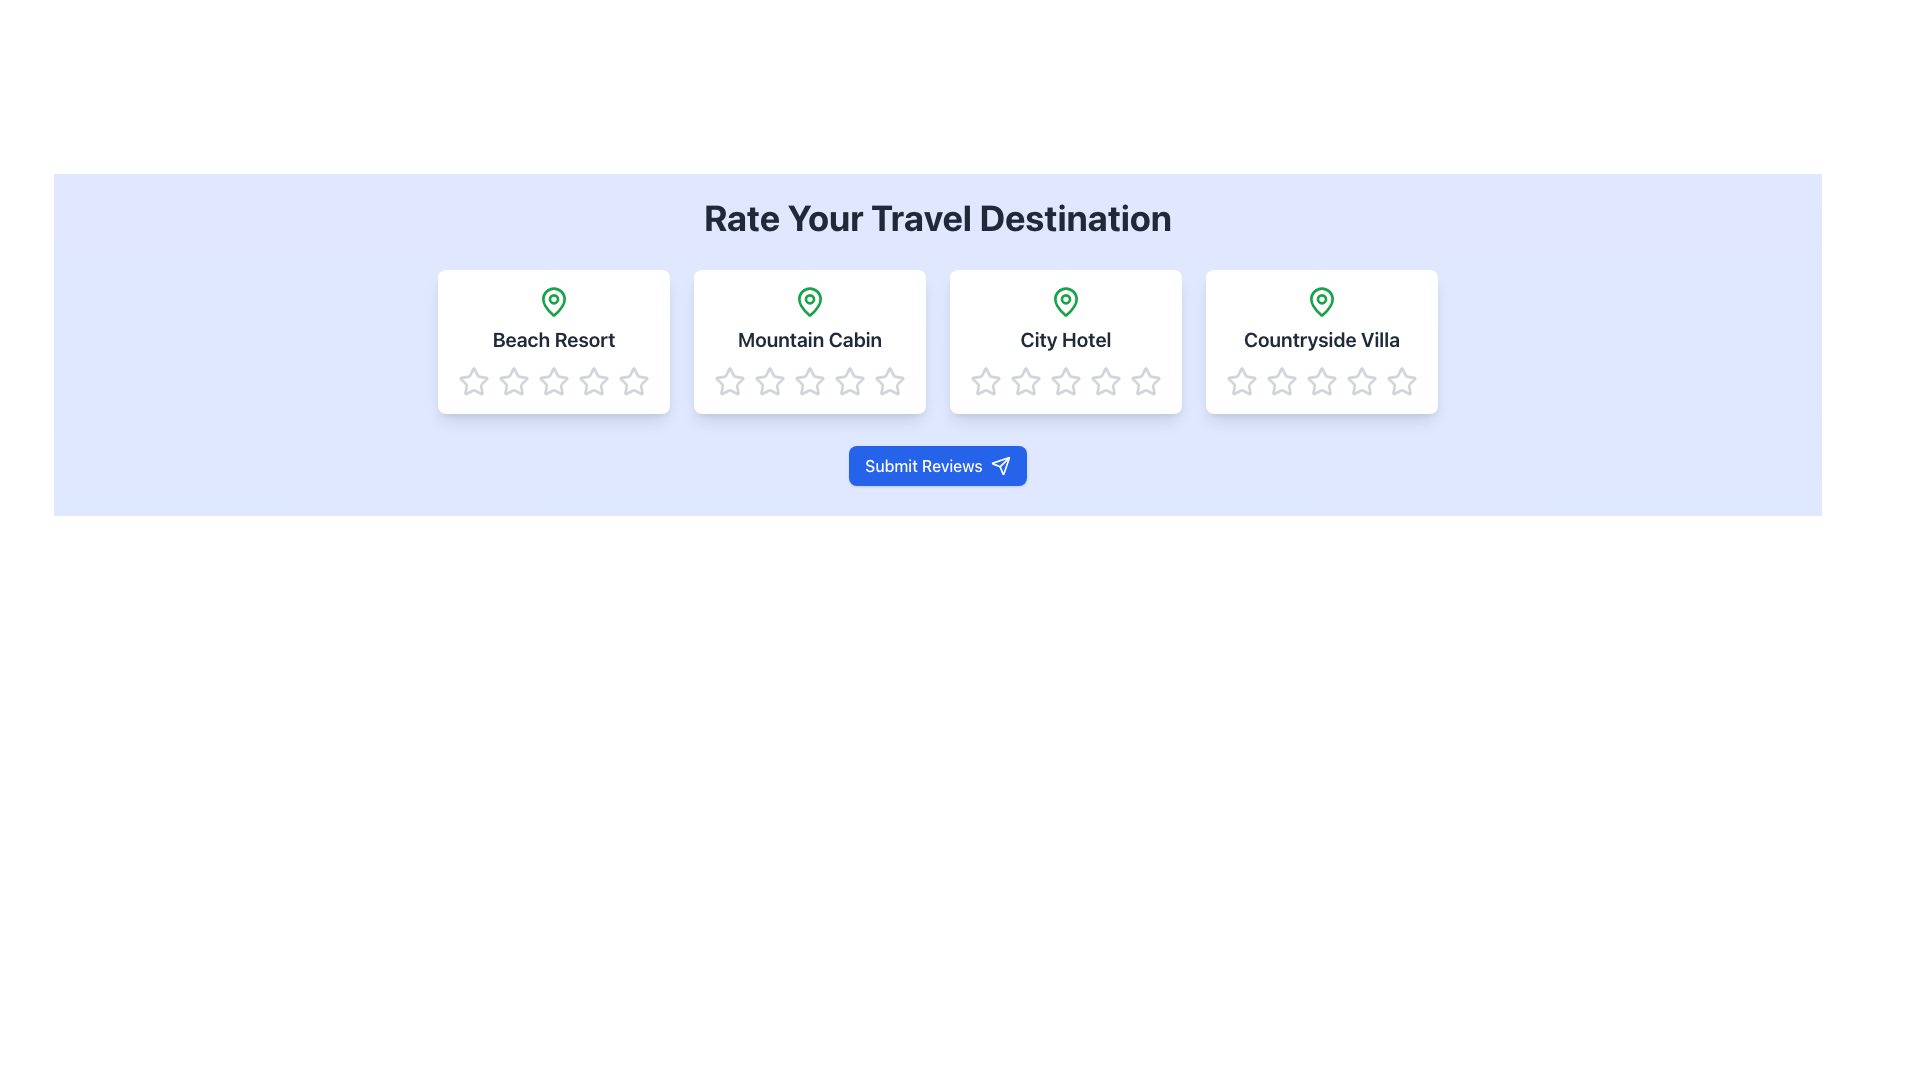  What do you see at coordinates (1104, 381) in the screenshot?
I see `the fourth star icon in the 5-star rating system beneath the 'City Hotel' card` at bounding box center [1104, 381].